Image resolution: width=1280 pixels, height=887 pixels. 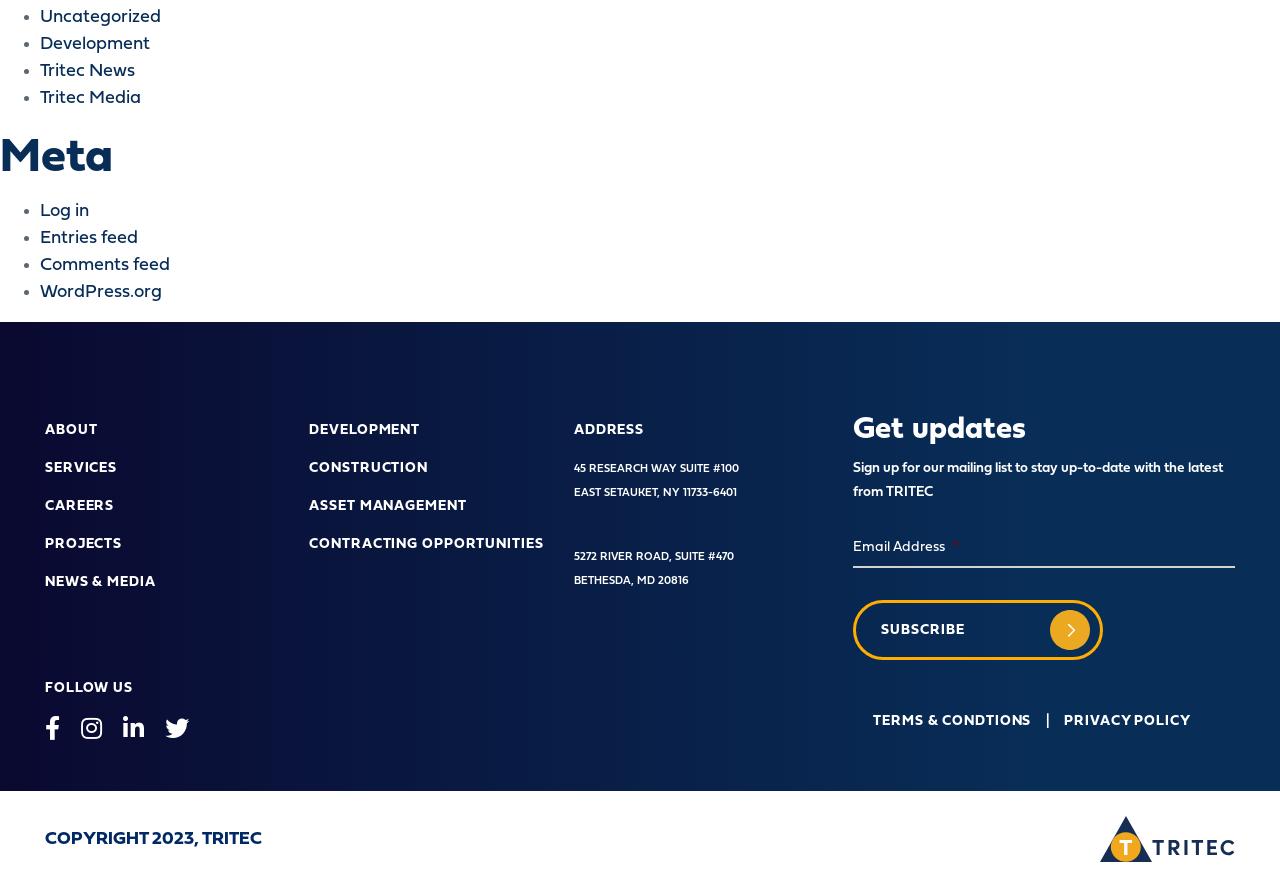 What do you see at coordinates (64, 210) in the screenshot?
I see `'Log in'` at bounding box center [64, 210].